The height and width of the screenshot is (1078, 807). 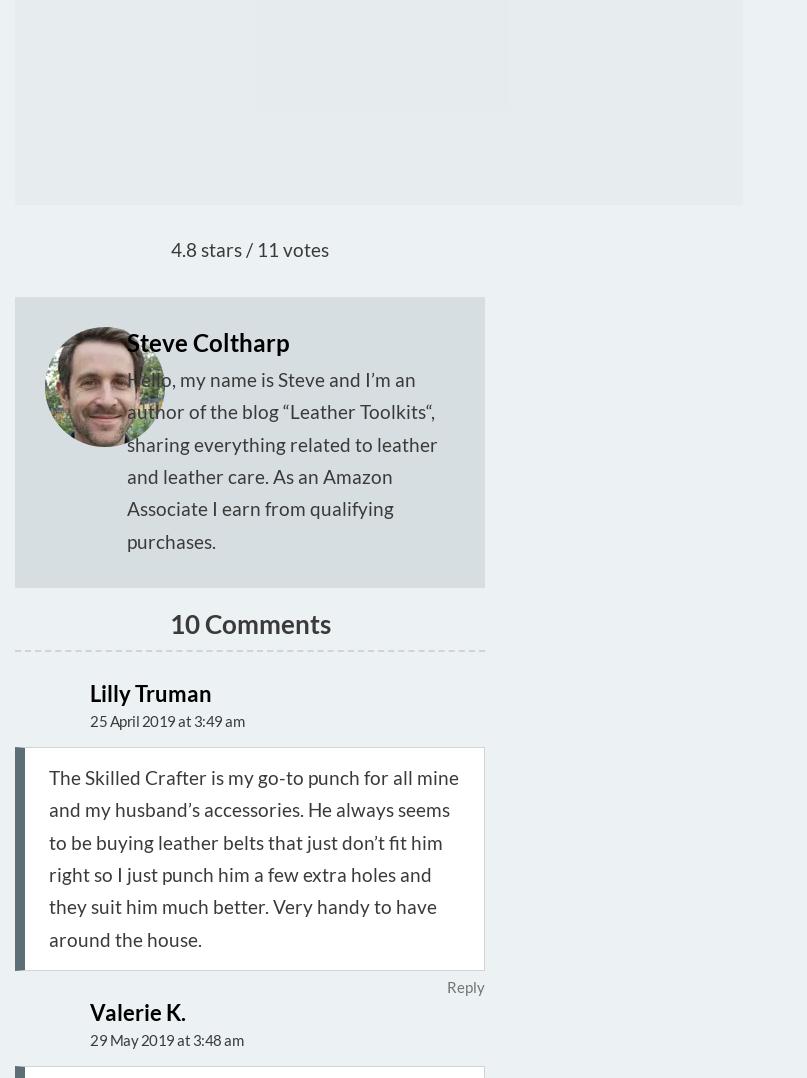 What do you see at coordinates (88, 693) in the screenshot?
I see `'Lilly Truman'` at bounding box center [88, 693].